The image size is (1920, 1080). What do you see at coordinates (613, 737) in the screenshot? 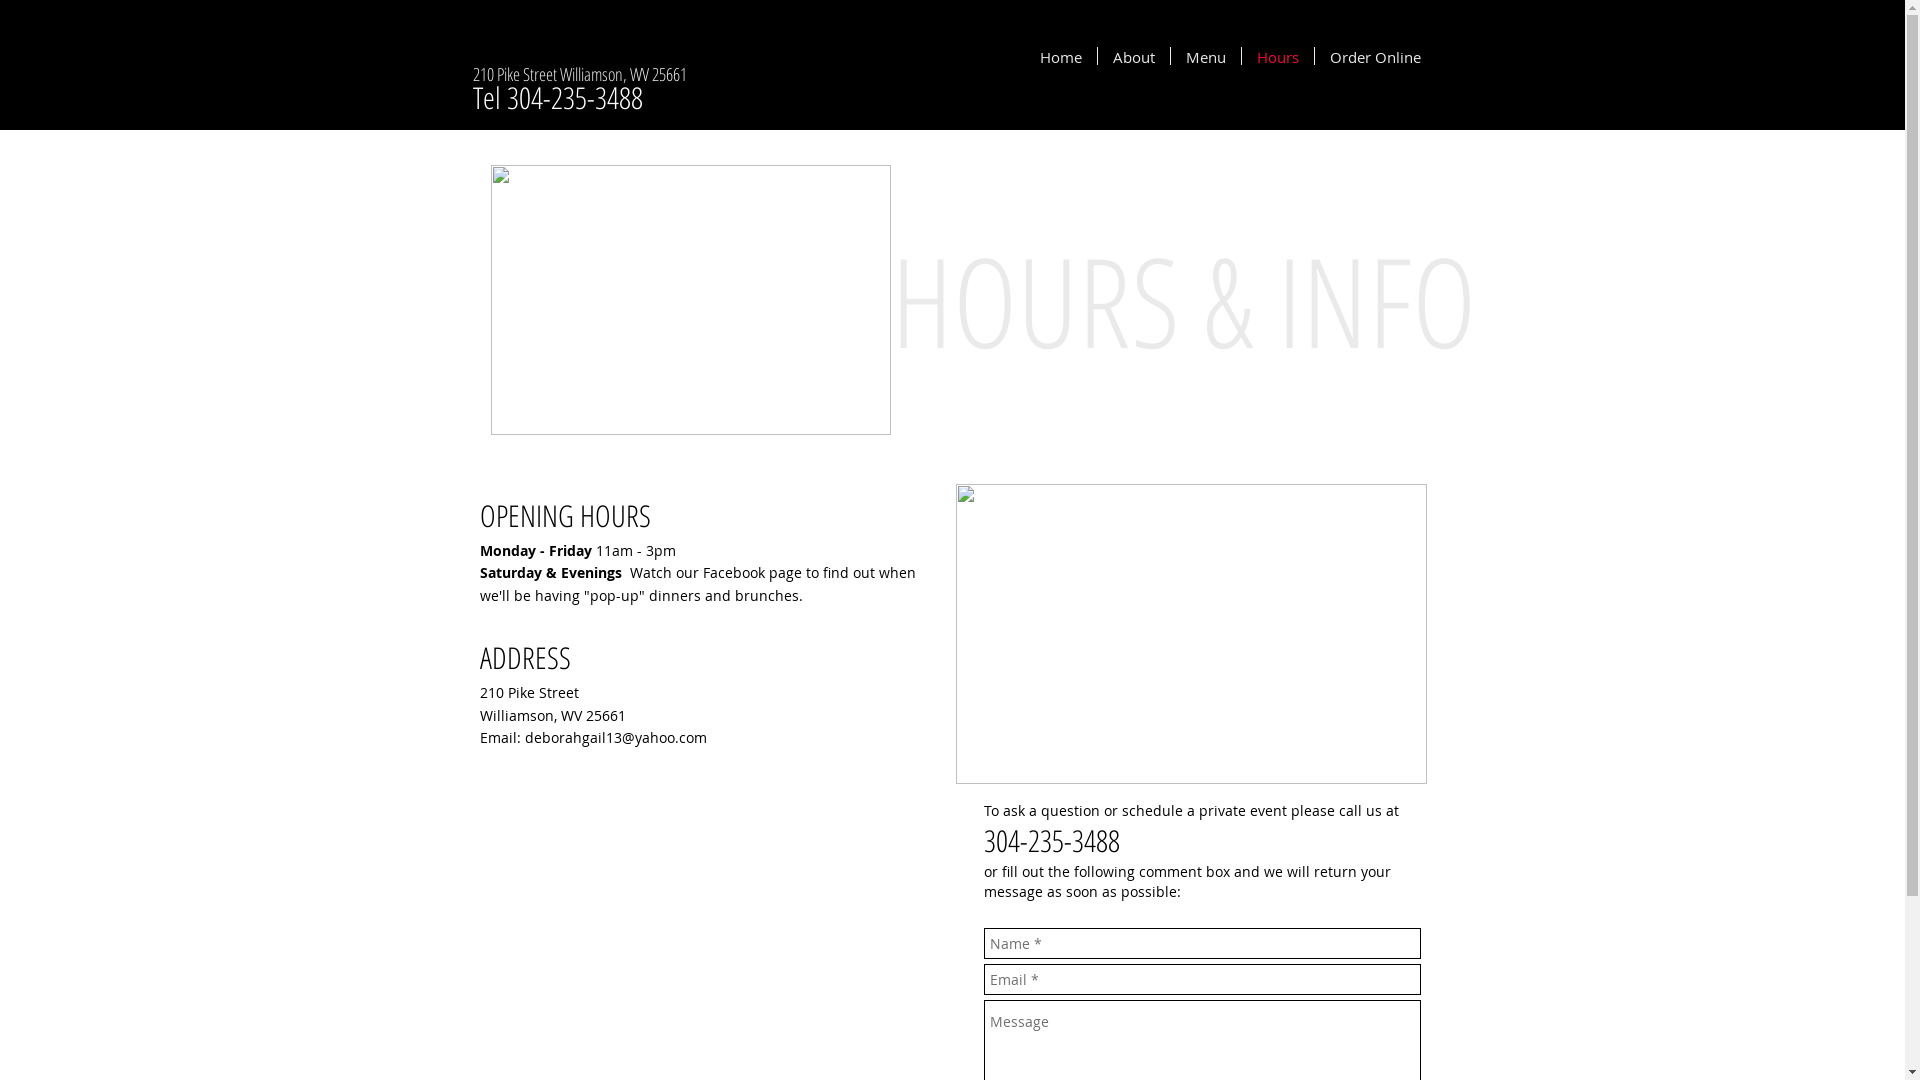
I see `'deborahgail13@yahoo.com'` at bounding box center [613, 737].